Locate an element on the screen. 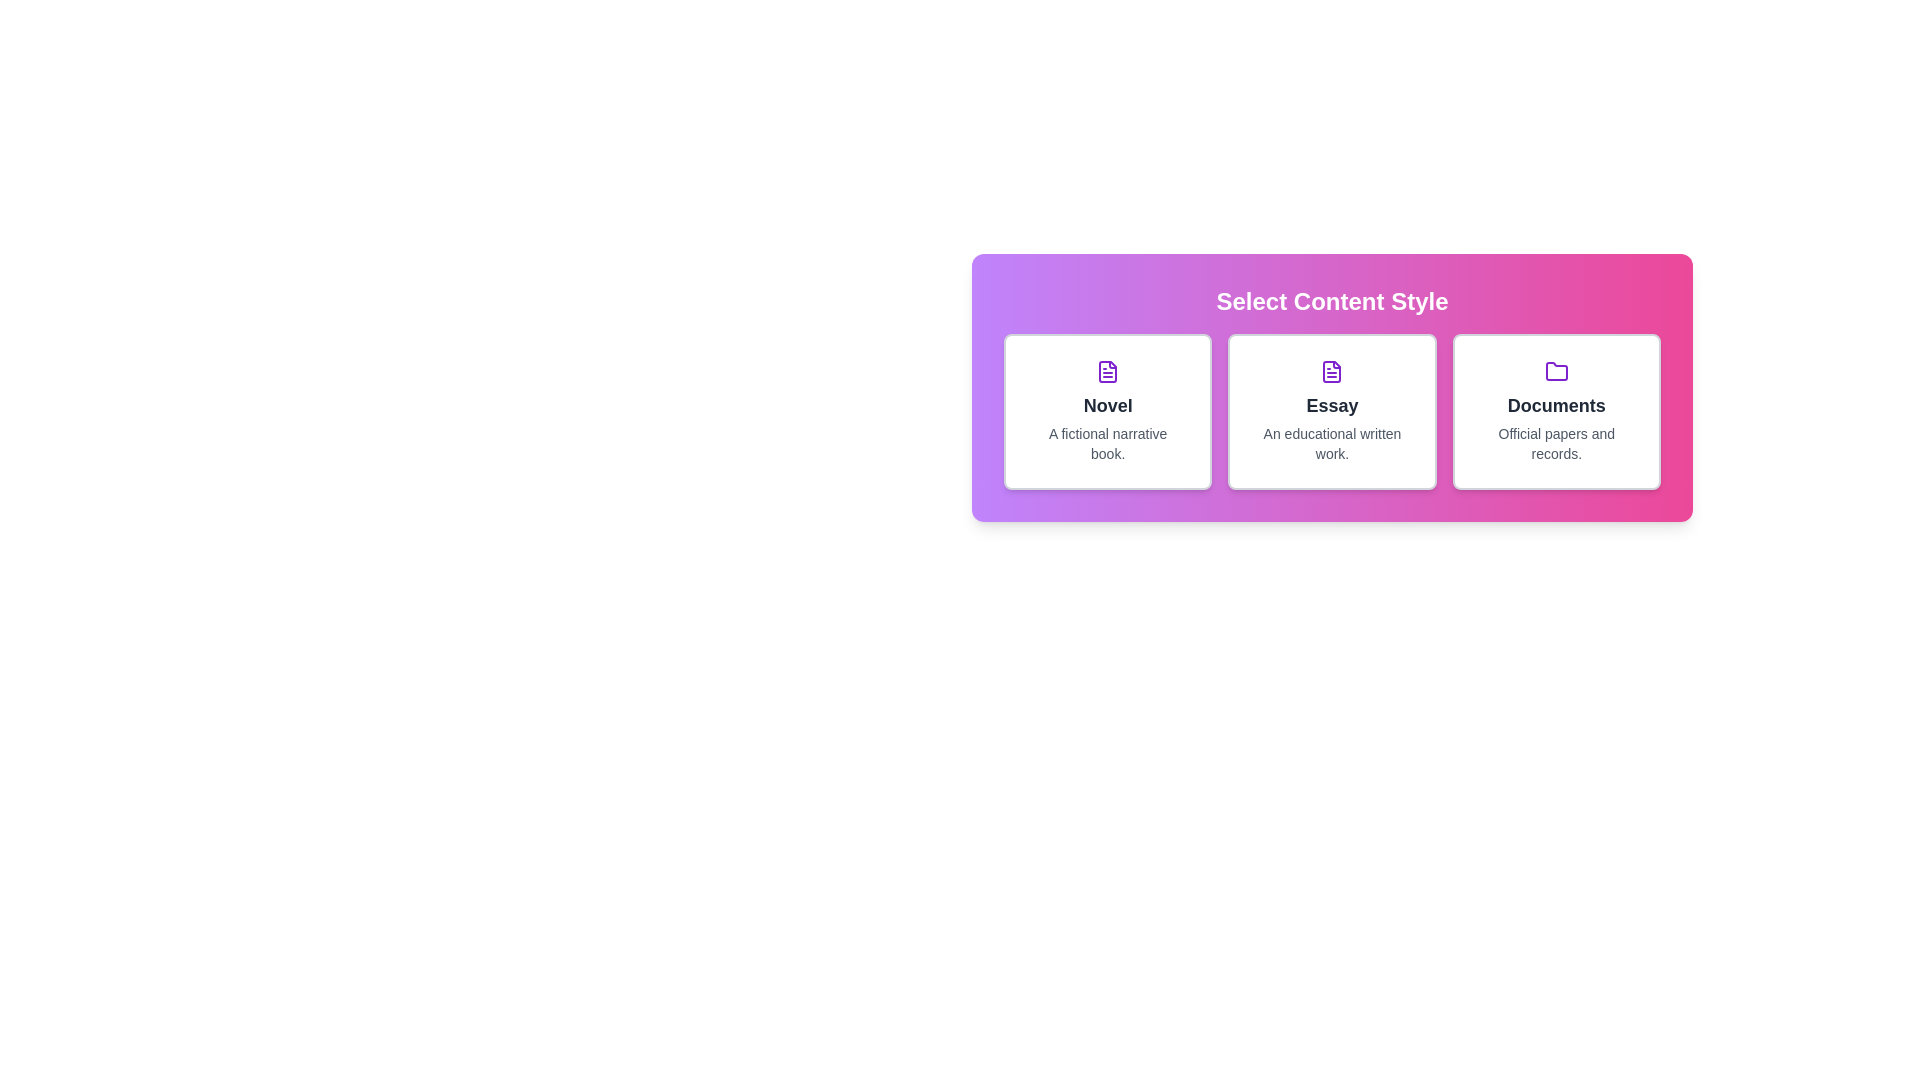  the descriptive Text Label located below the title 'Novel' in the leftmost card of three horizontally aligned cards is located at coordinates (1107, 442).